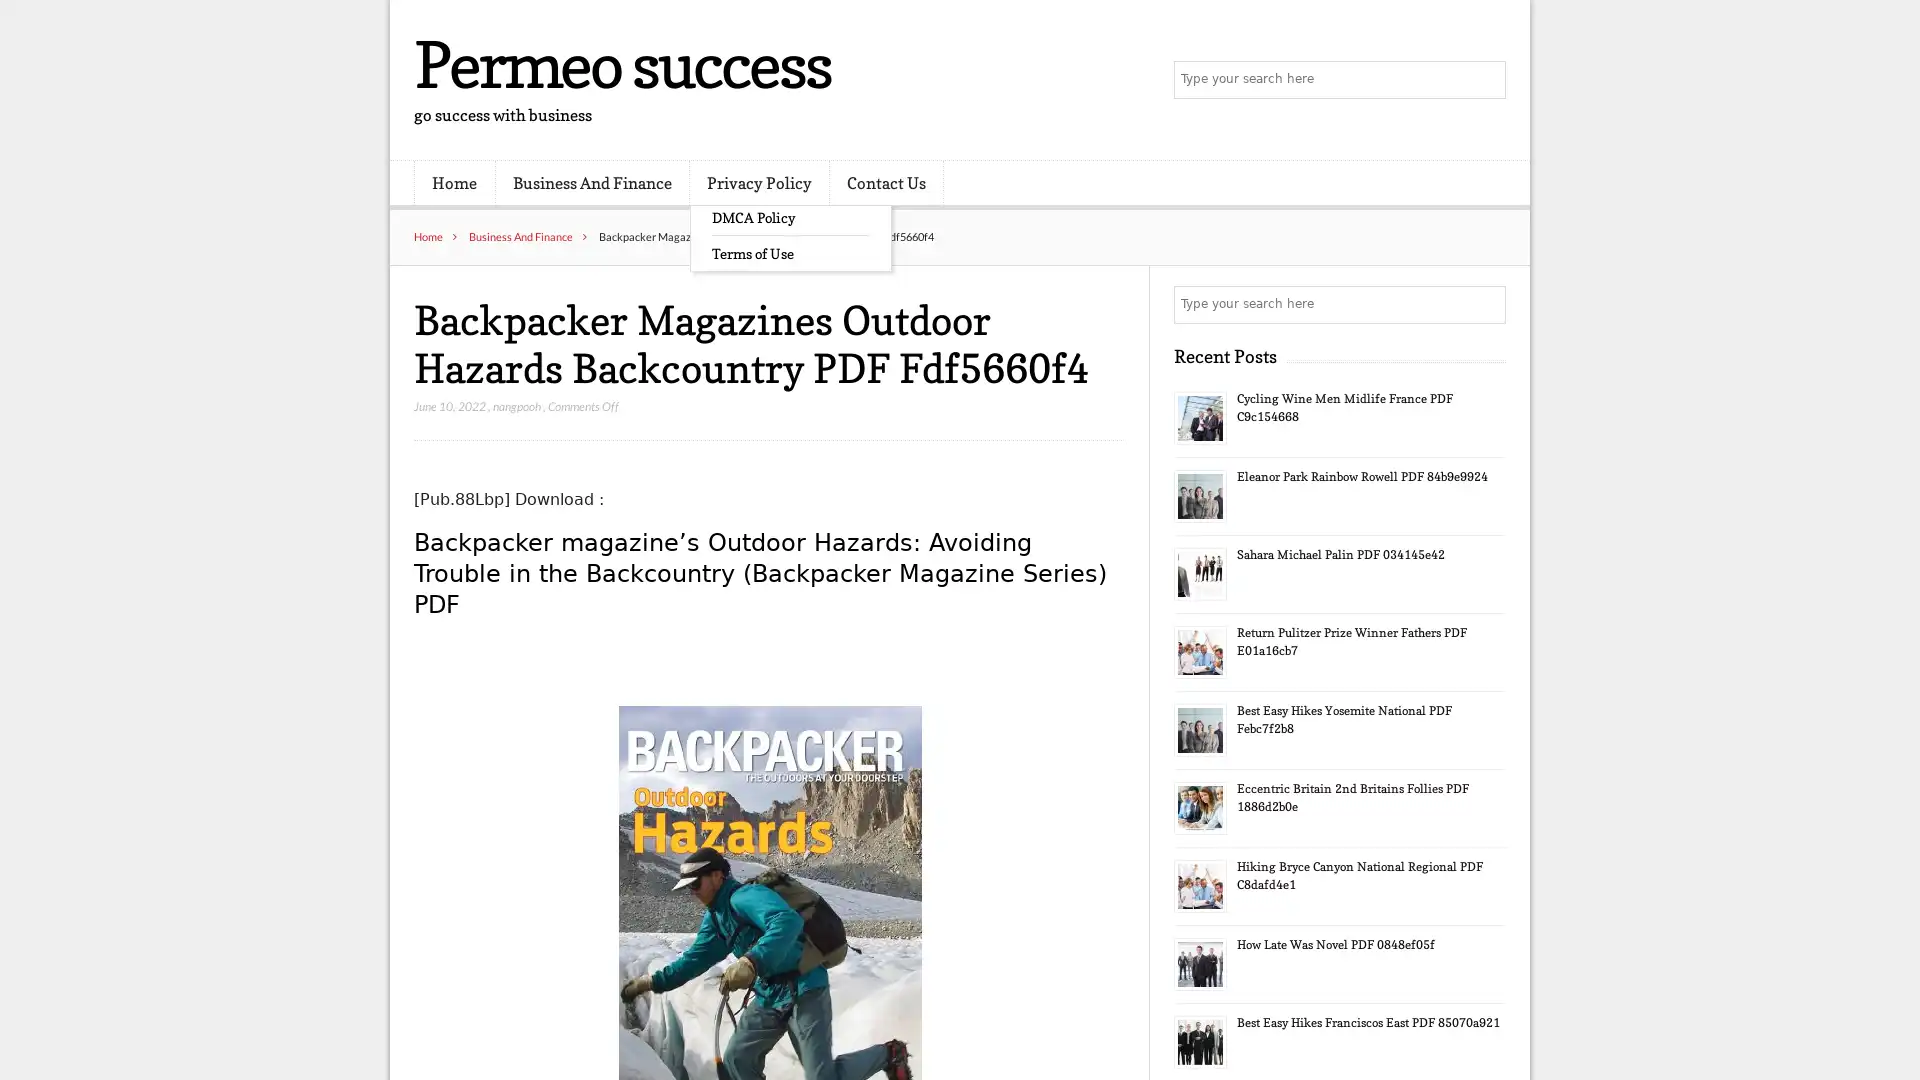 The image size is (1920, 1080). I want to click on Search, so click(1485, 80).